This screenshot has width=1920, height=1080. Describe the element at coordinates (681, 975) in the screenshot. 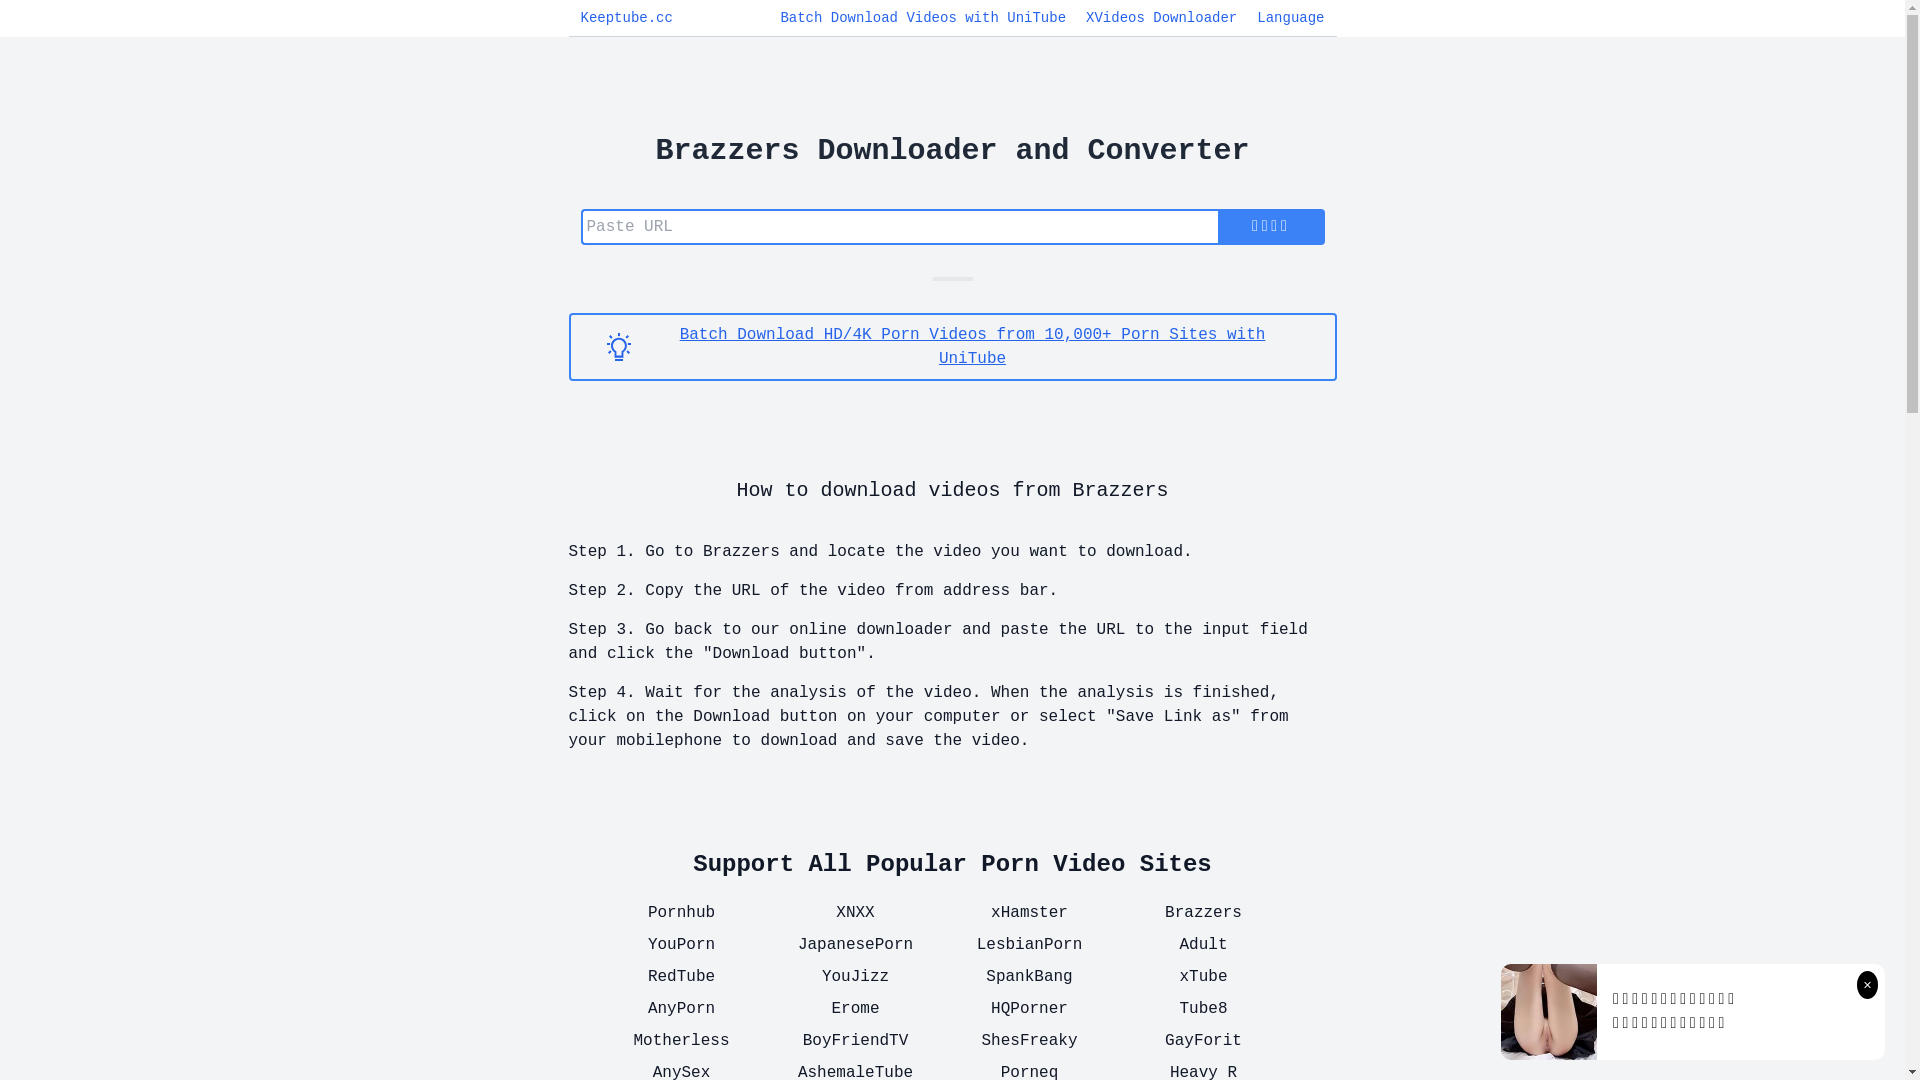

I see `'RedTube'` at that location.